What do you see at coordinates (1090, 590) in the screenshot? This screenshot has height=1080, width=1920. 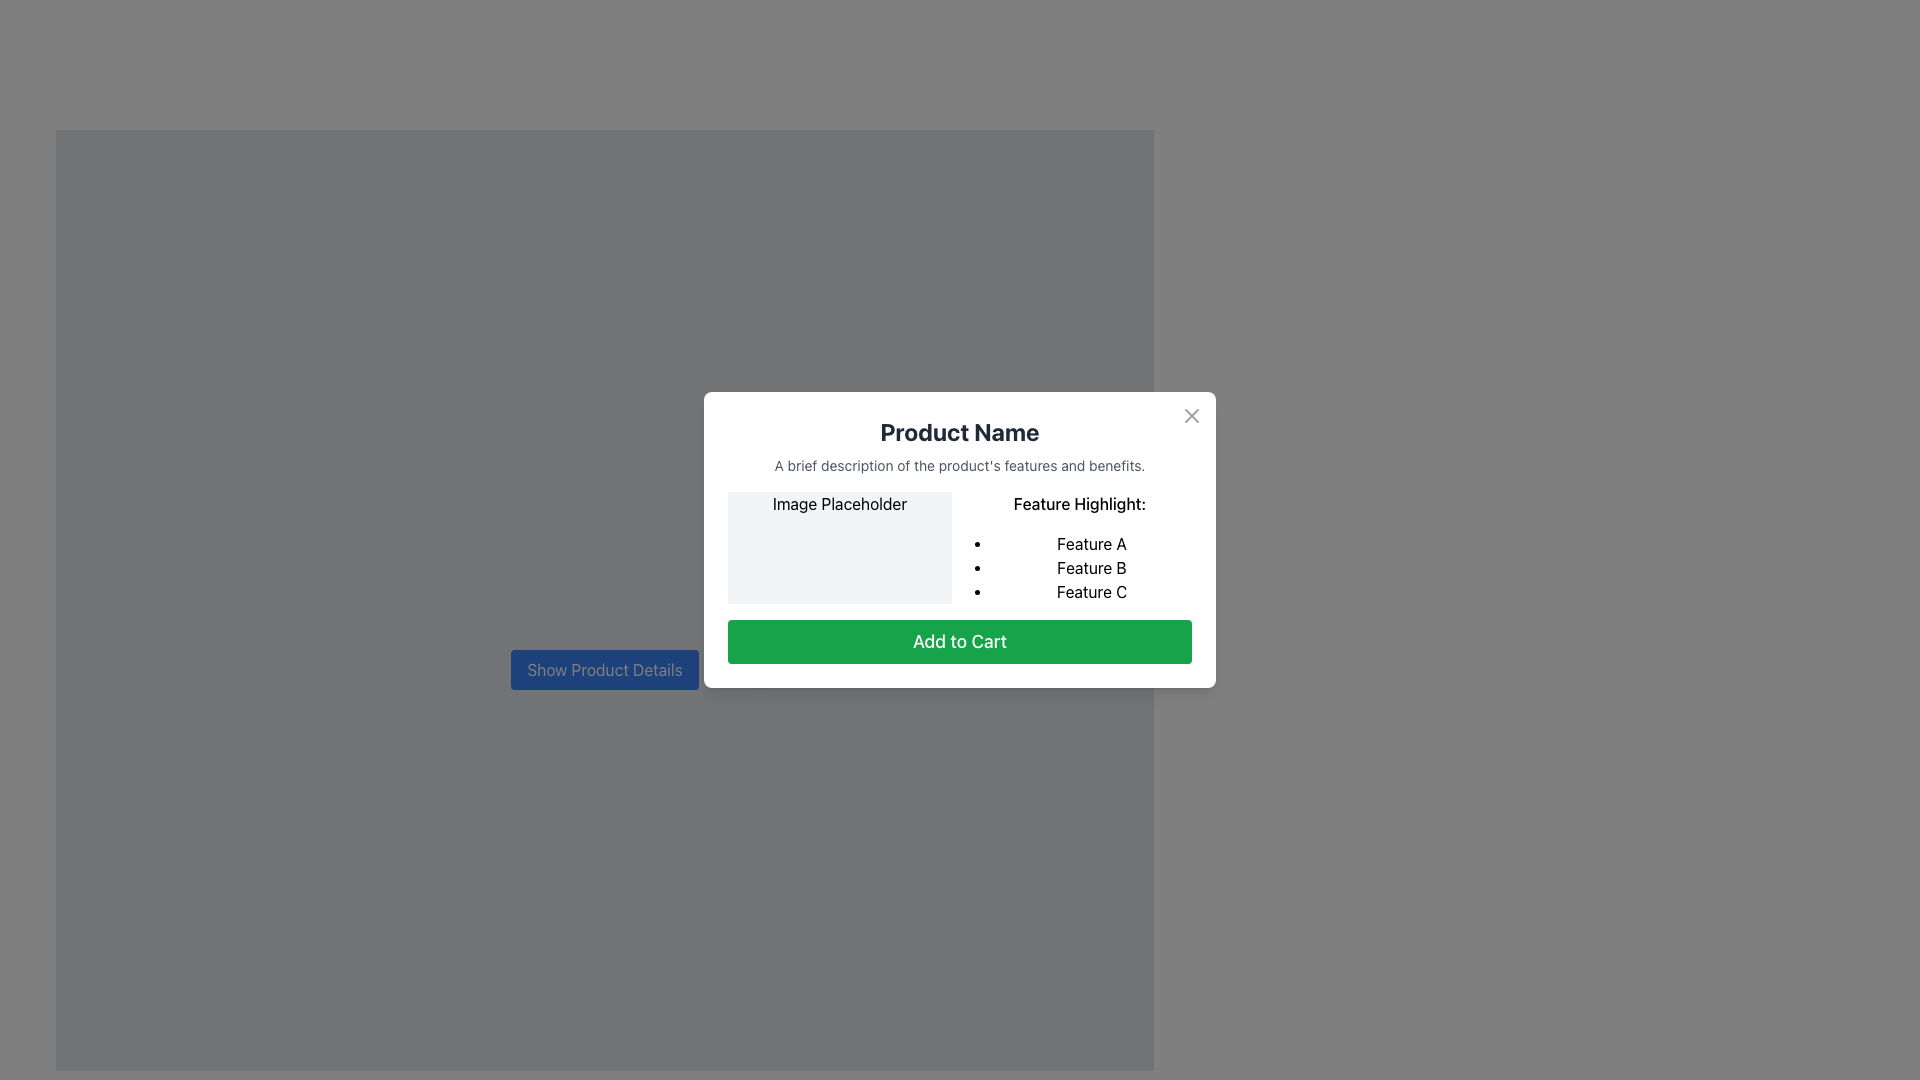 I see `the third bullet point in the 'Feature Highlight:' section of the modal window that lists 'Feature C'` at bounding box center [1090, 590].